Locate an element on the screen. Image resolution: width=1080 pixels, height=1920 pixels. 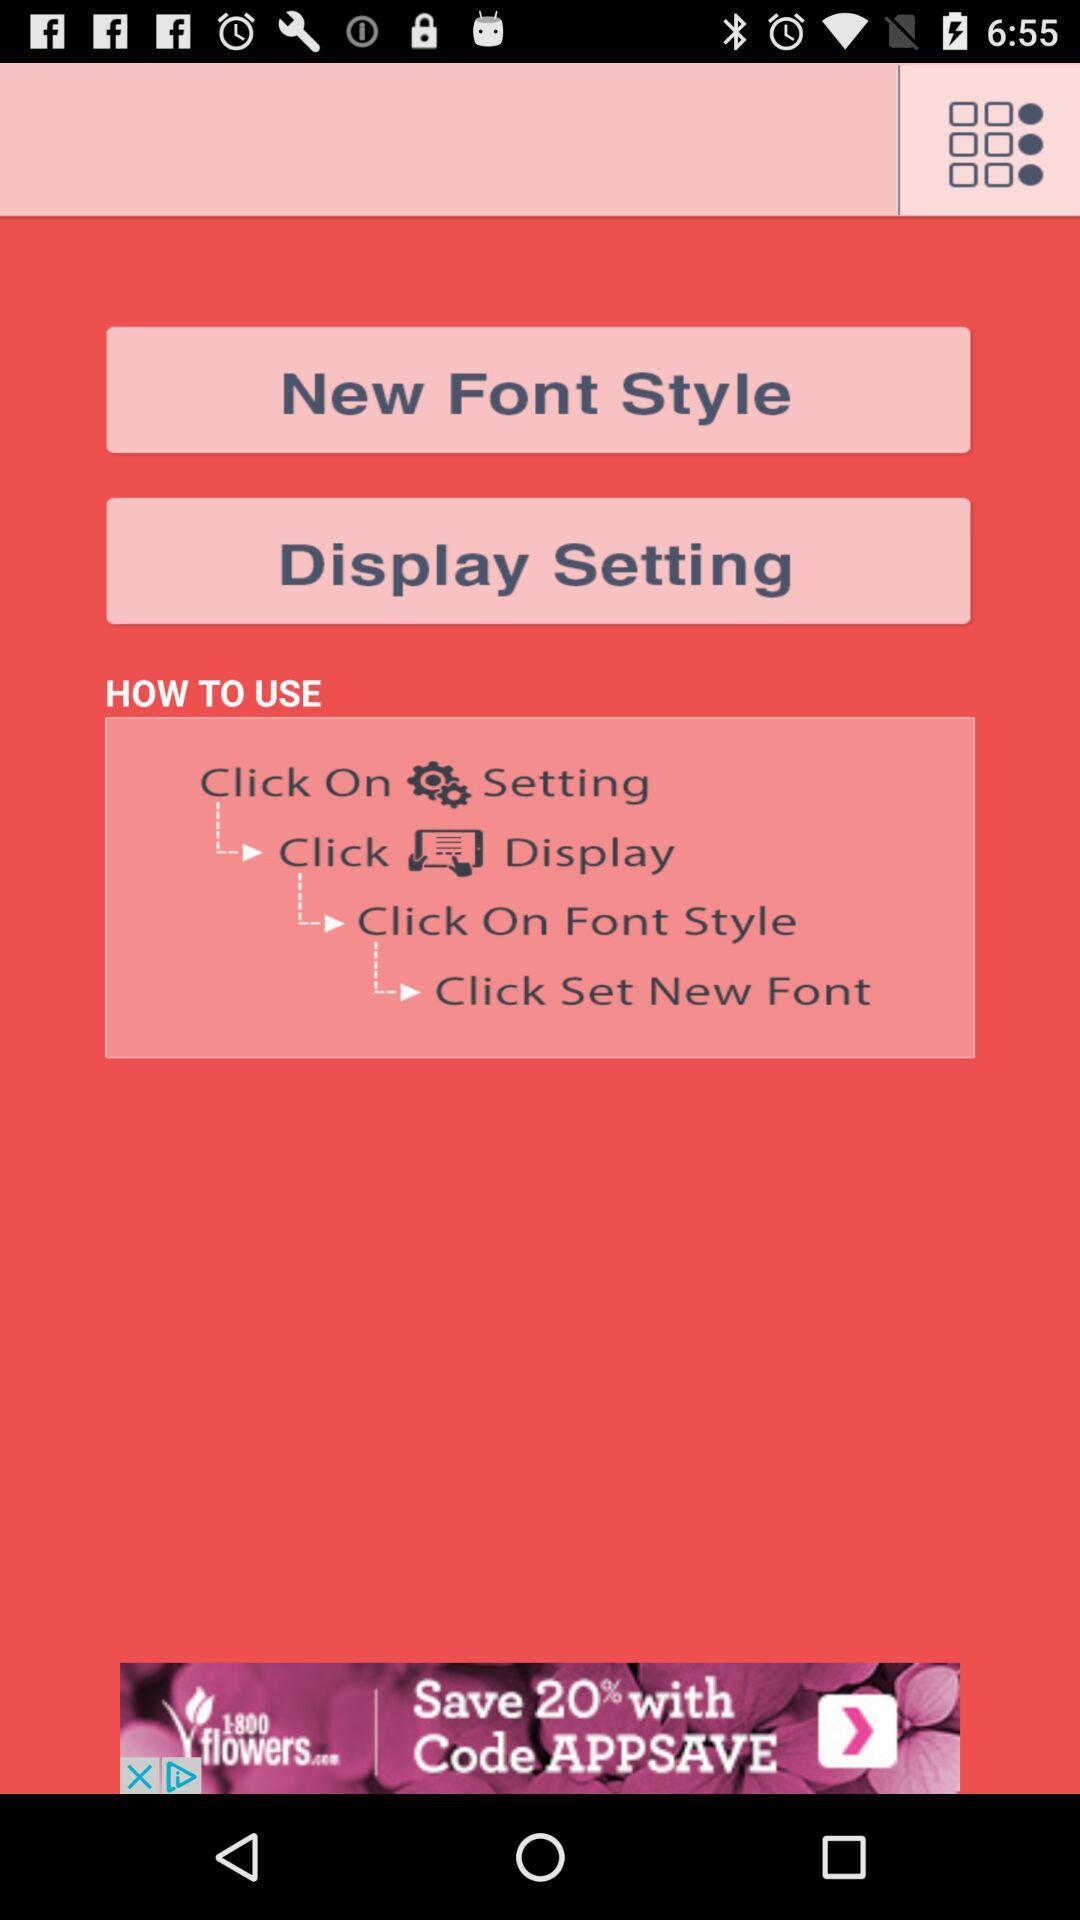
display setting is located at coordinates (540, 561).